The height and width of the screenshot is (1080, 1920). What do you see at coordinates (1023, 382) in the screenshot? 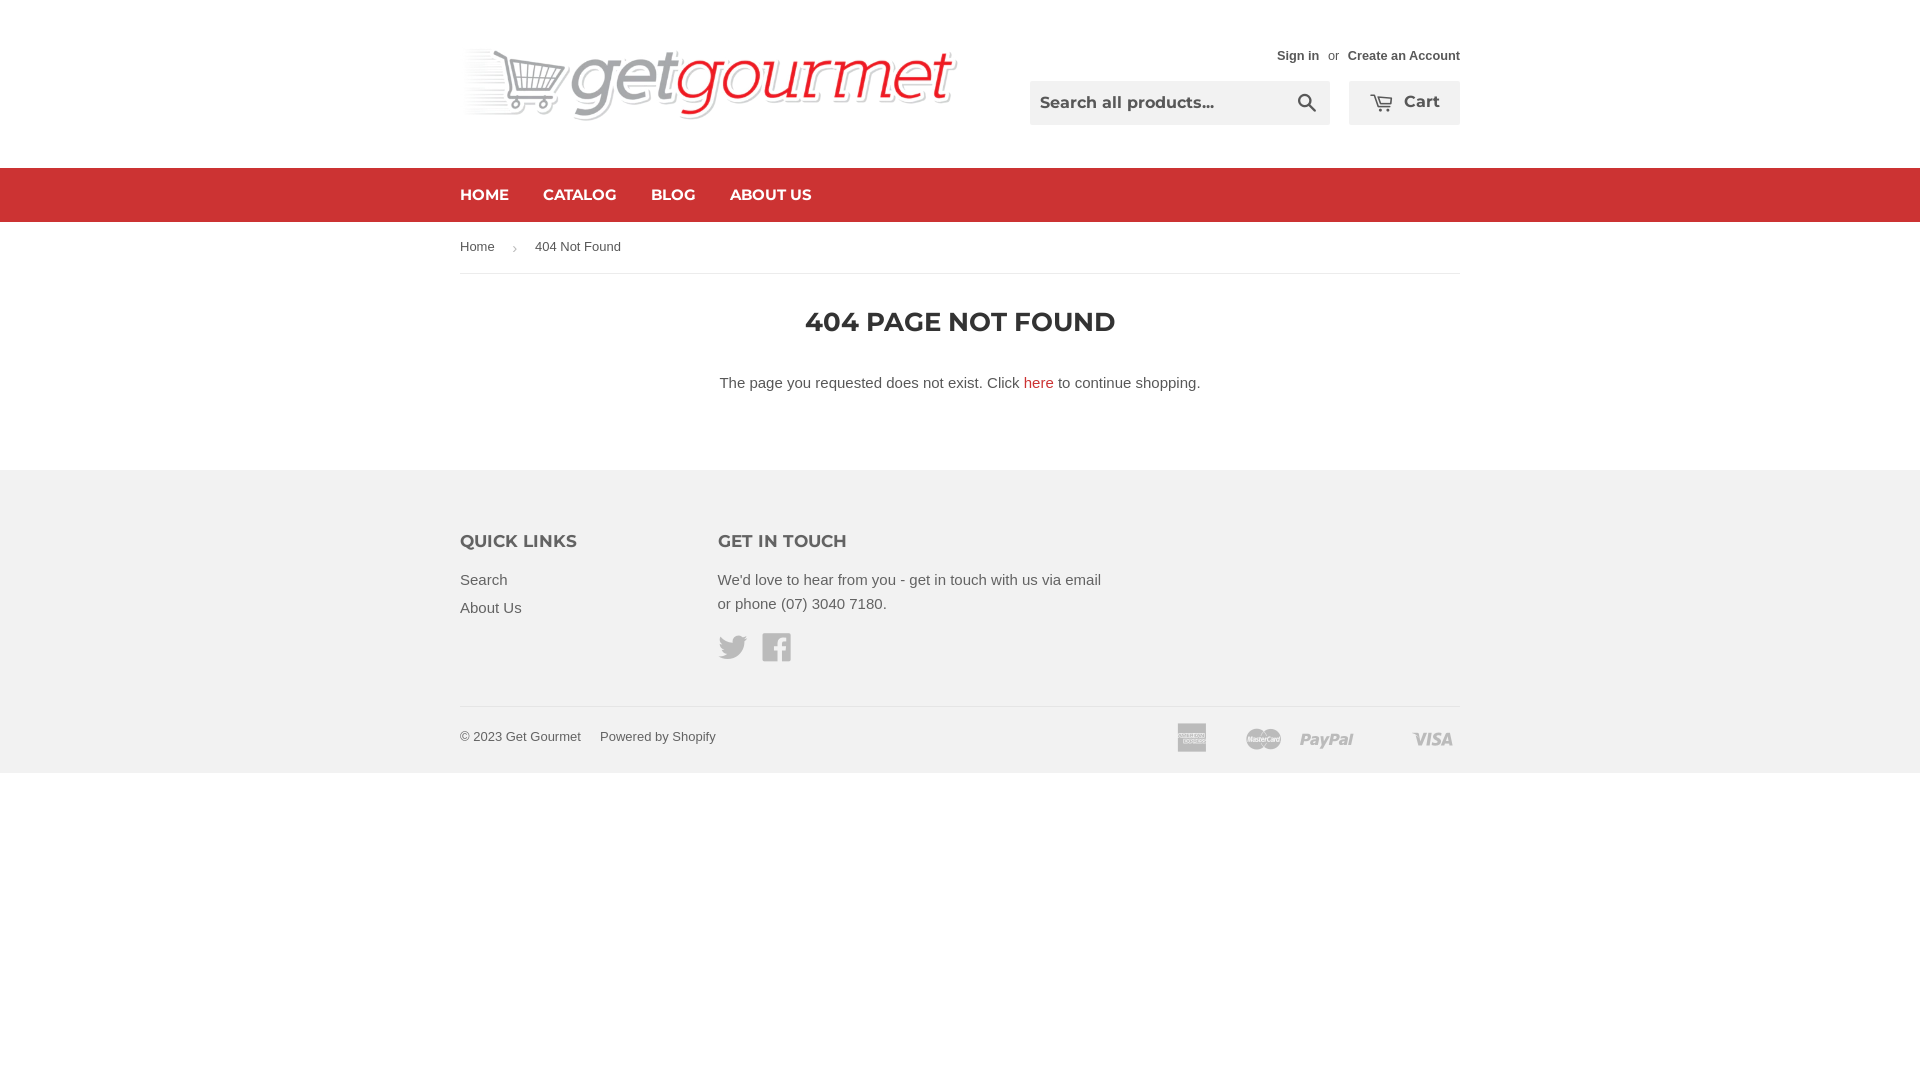
I see `'here'` at bounding box center [1023, 382].